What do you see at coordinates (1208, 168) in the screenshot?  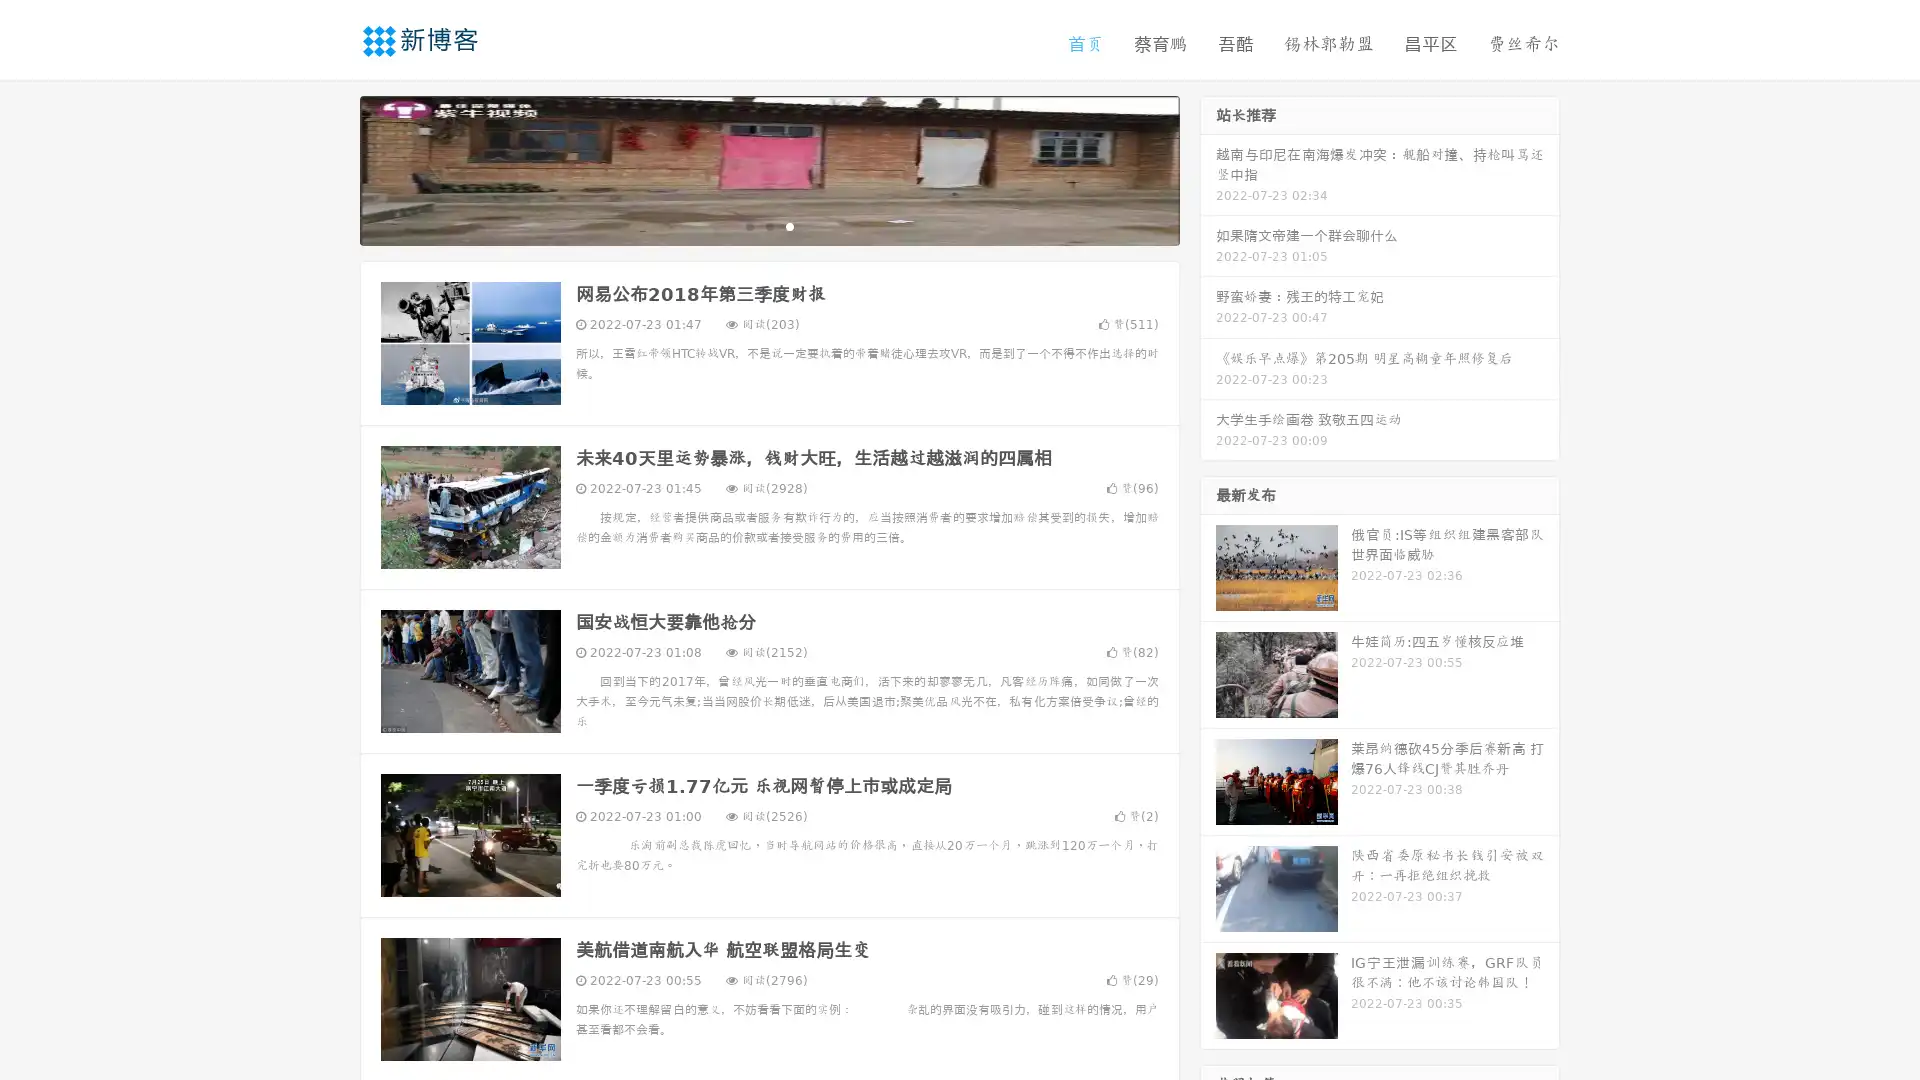 I see `Next slide` at bounding box center [1208, 168].